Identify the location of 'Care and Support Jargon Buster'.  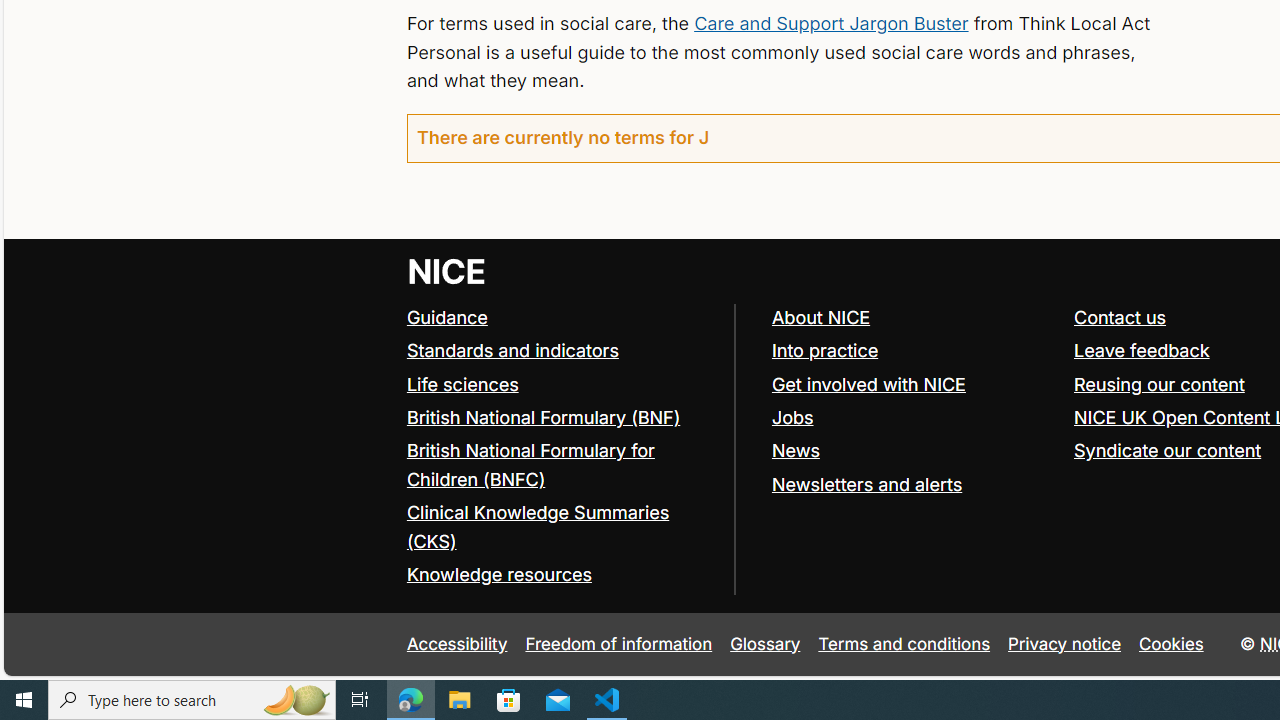
(831, 23).